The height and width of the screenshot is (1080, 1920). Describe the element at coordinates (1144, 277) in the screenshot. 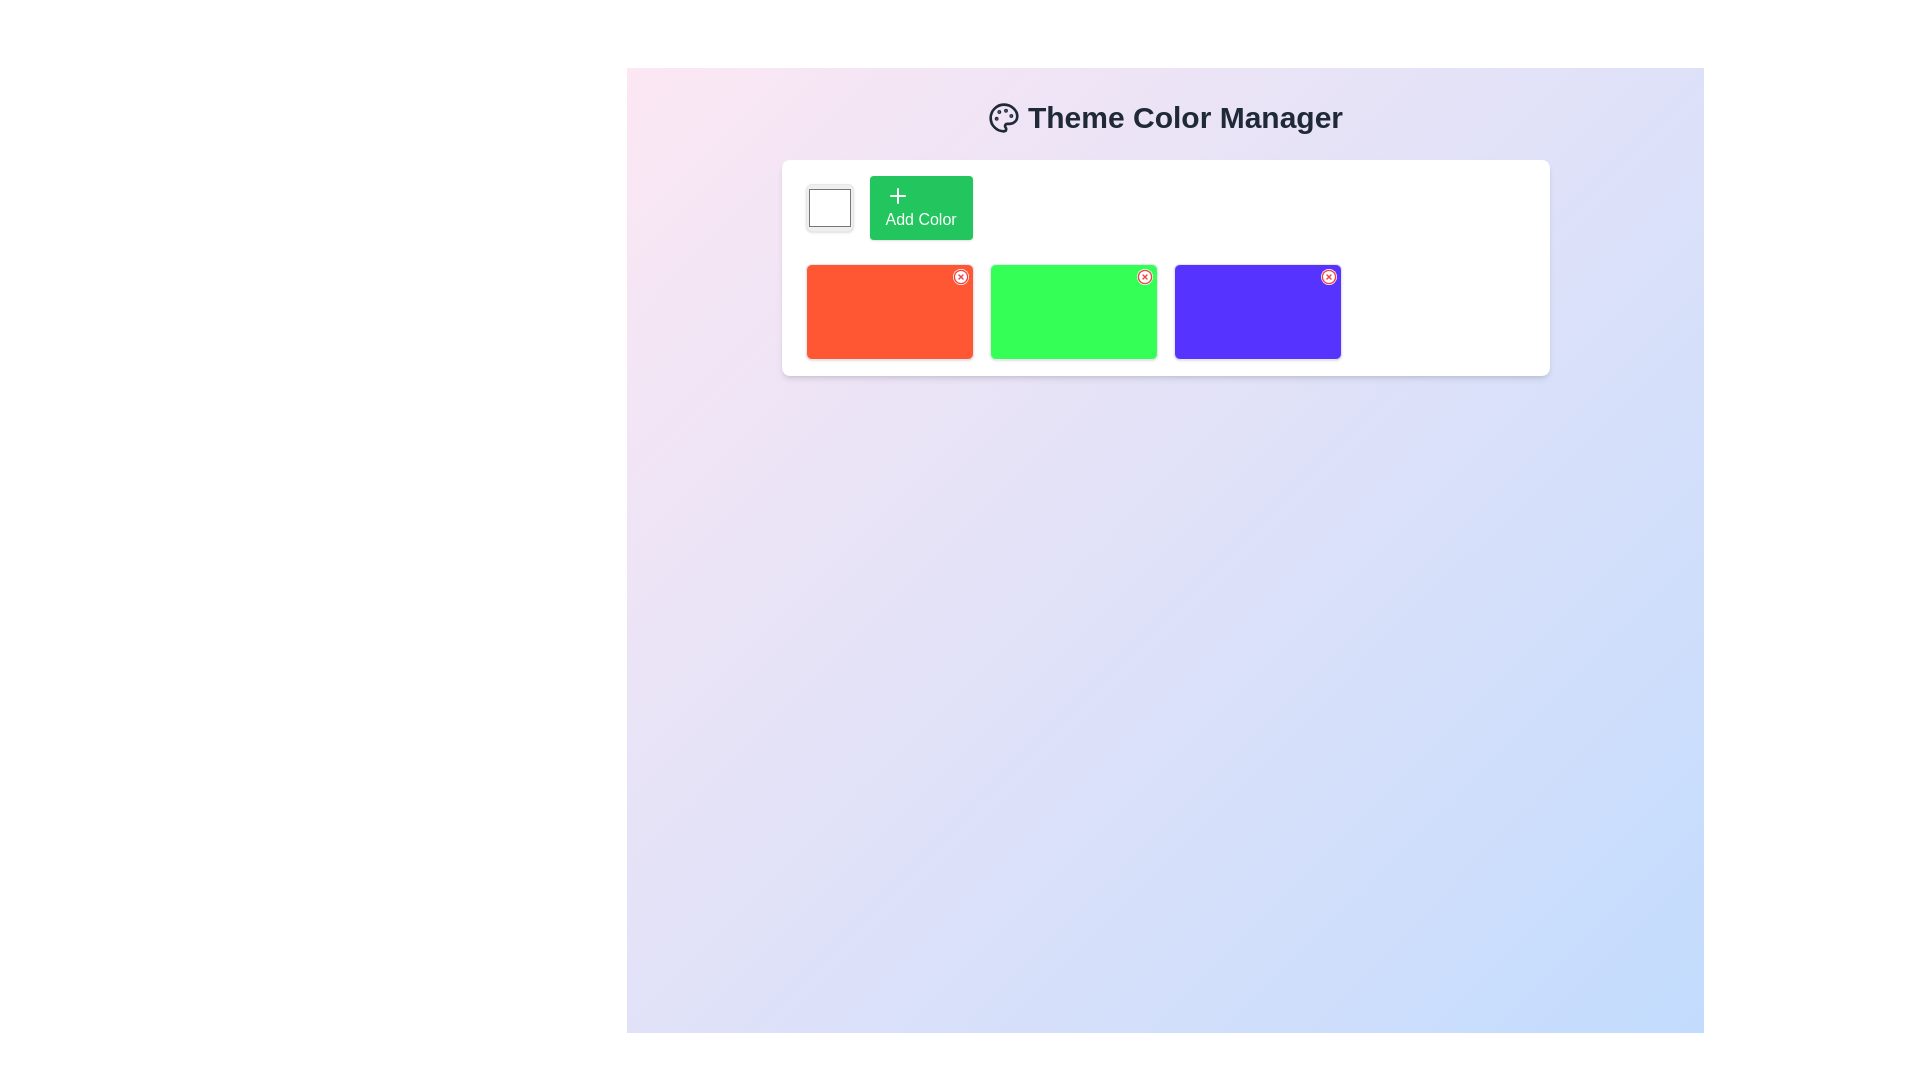

I see `the SVG circle element that is part of the close button located at the top-right corner of the green color block` at that location.